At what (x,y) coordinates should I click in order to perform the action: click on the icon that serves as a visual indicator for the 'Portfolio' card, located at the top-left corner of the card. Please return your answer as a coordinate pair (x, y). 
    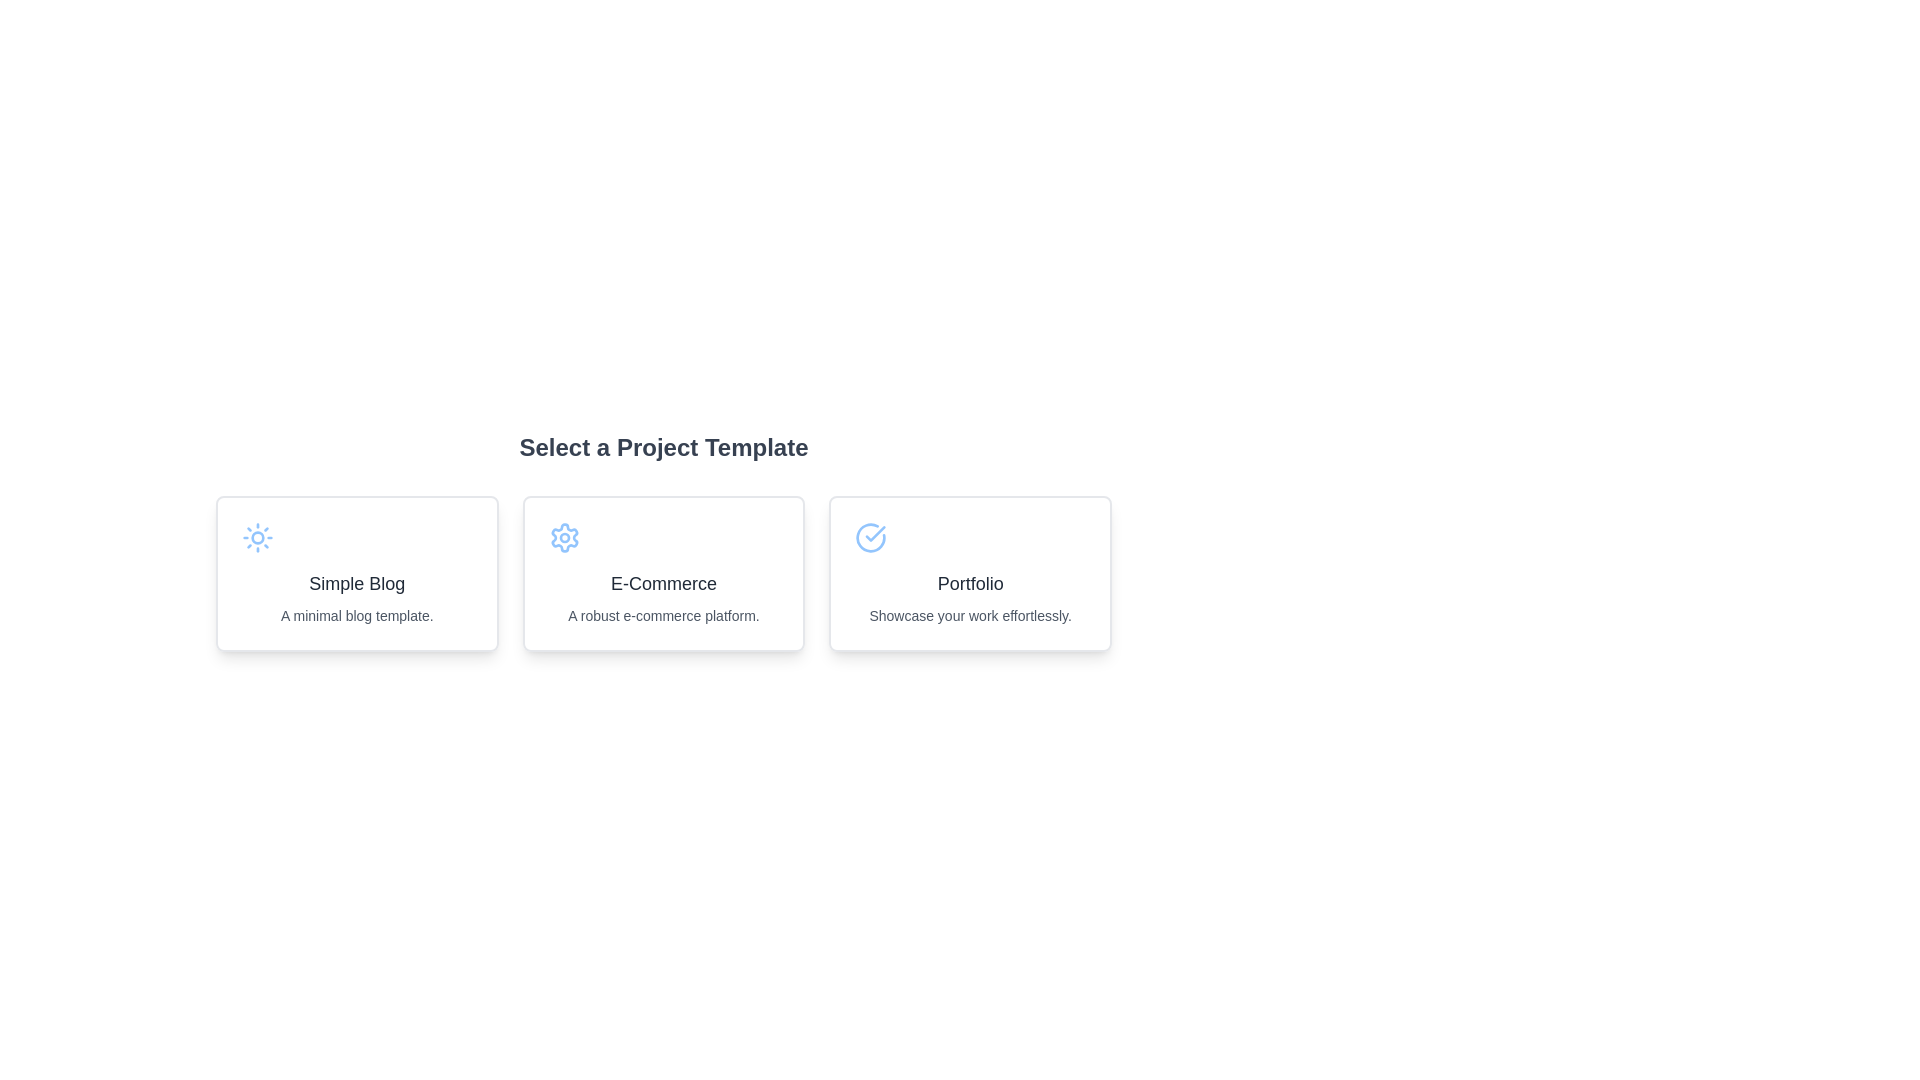
    Looking at the image, I should click on (871, 536).